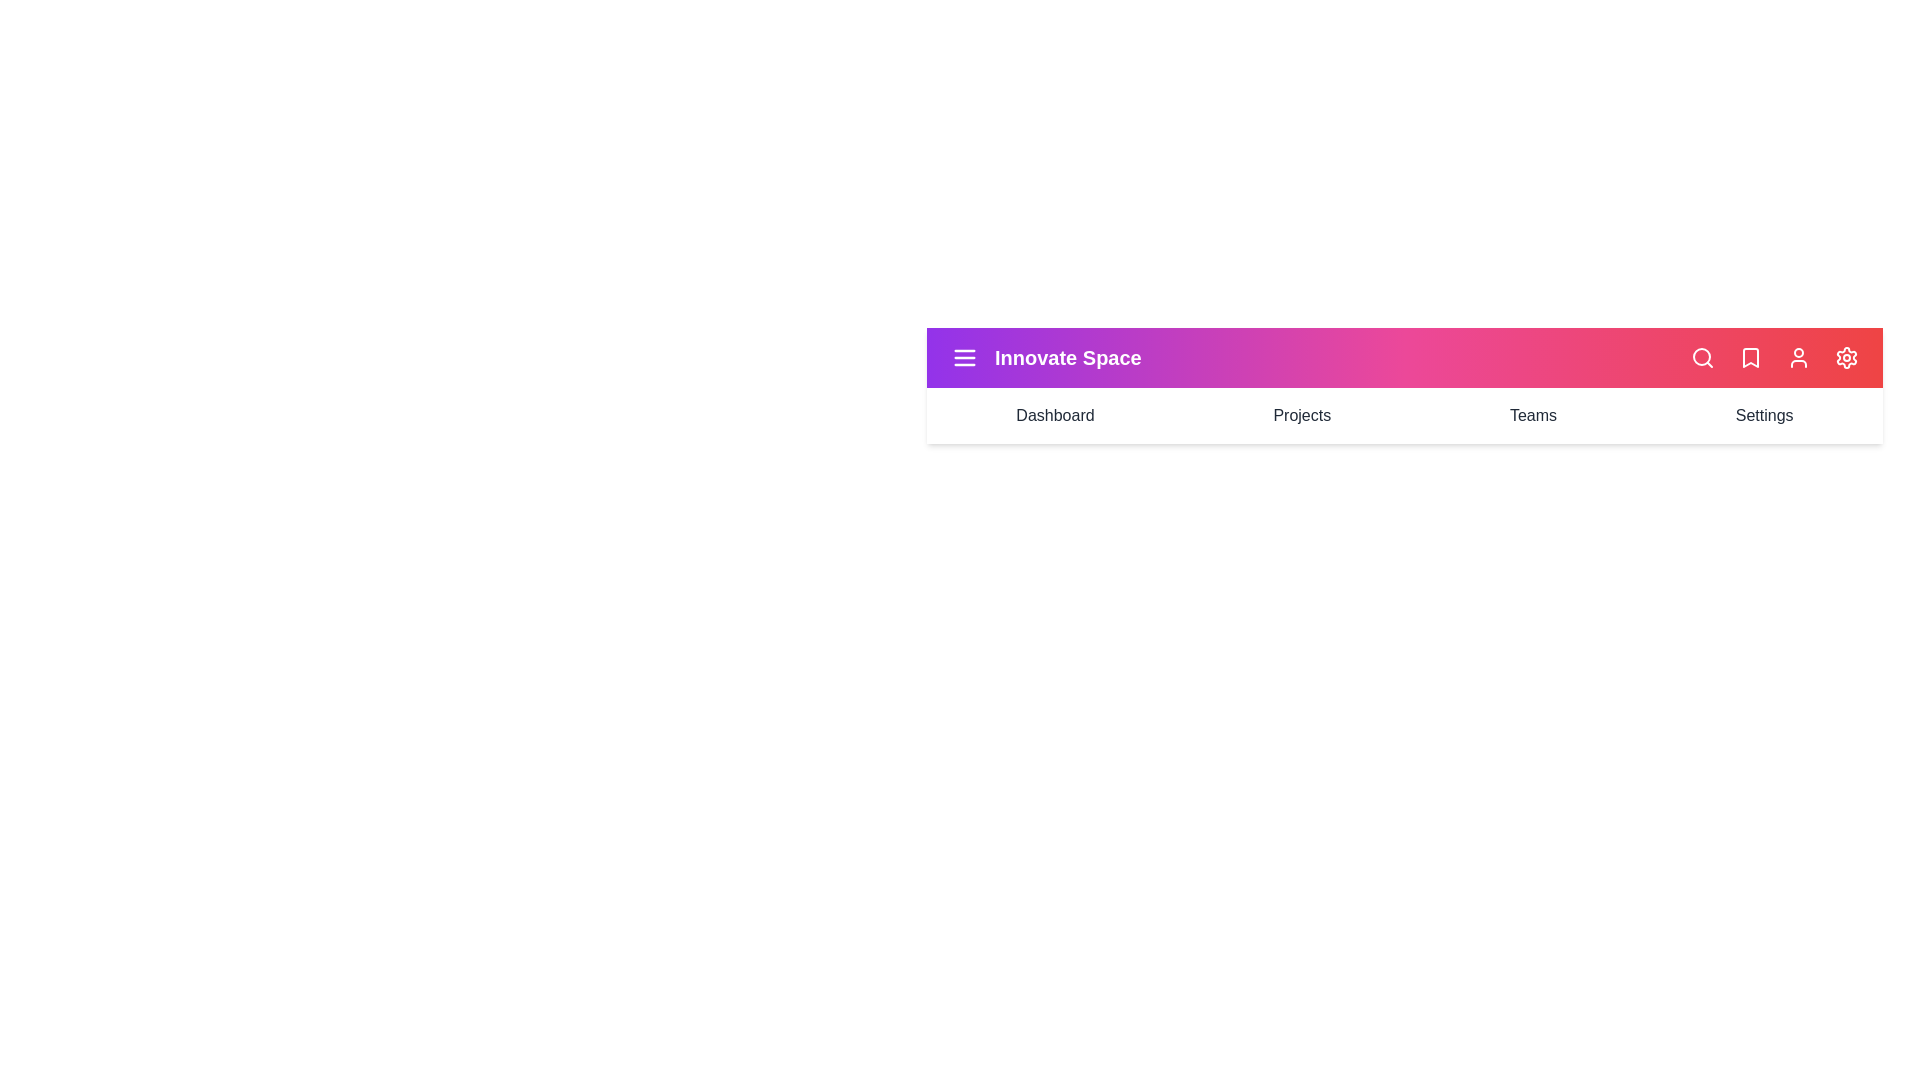 Image resolution: width=1920 pixels, height=1080 pixels. What do you see at coordinates (1799, 357) in the screenshot?
I see `the user profile icon in the app bar` at bounding box center [1799, 357].